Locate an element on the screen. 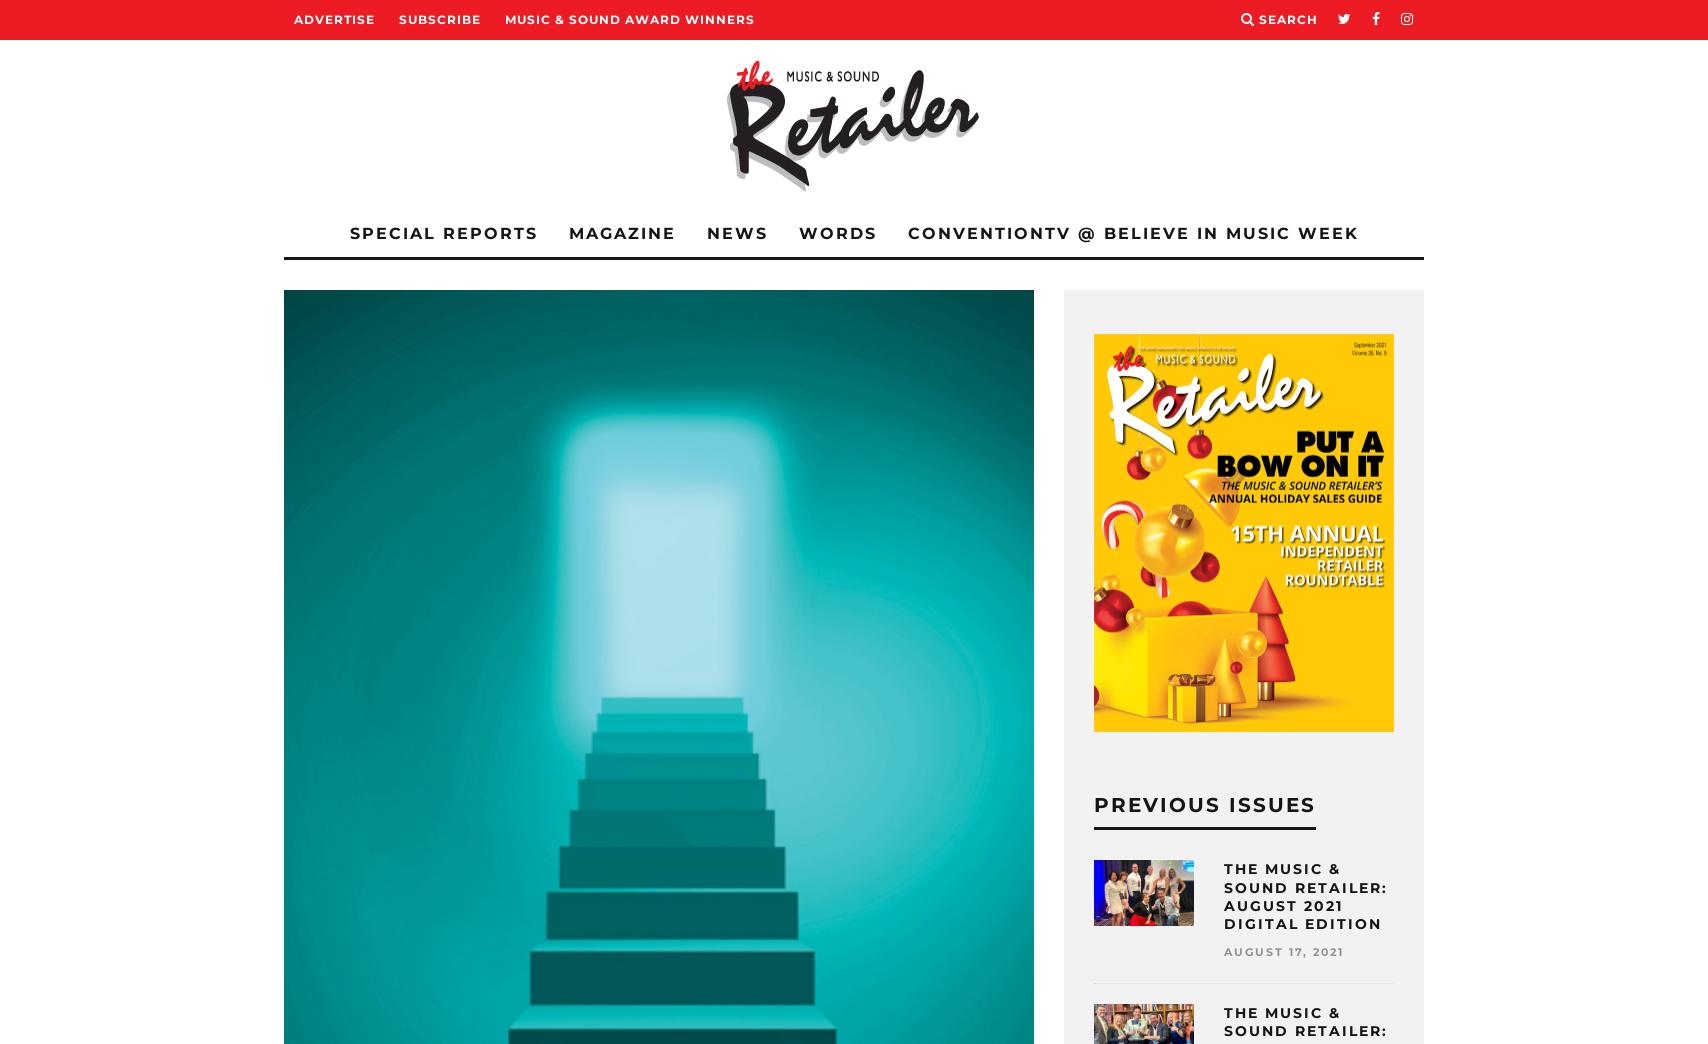 This screenshot has width=1708, height=1044. 'Columns' is located at coordinates (403, 403).